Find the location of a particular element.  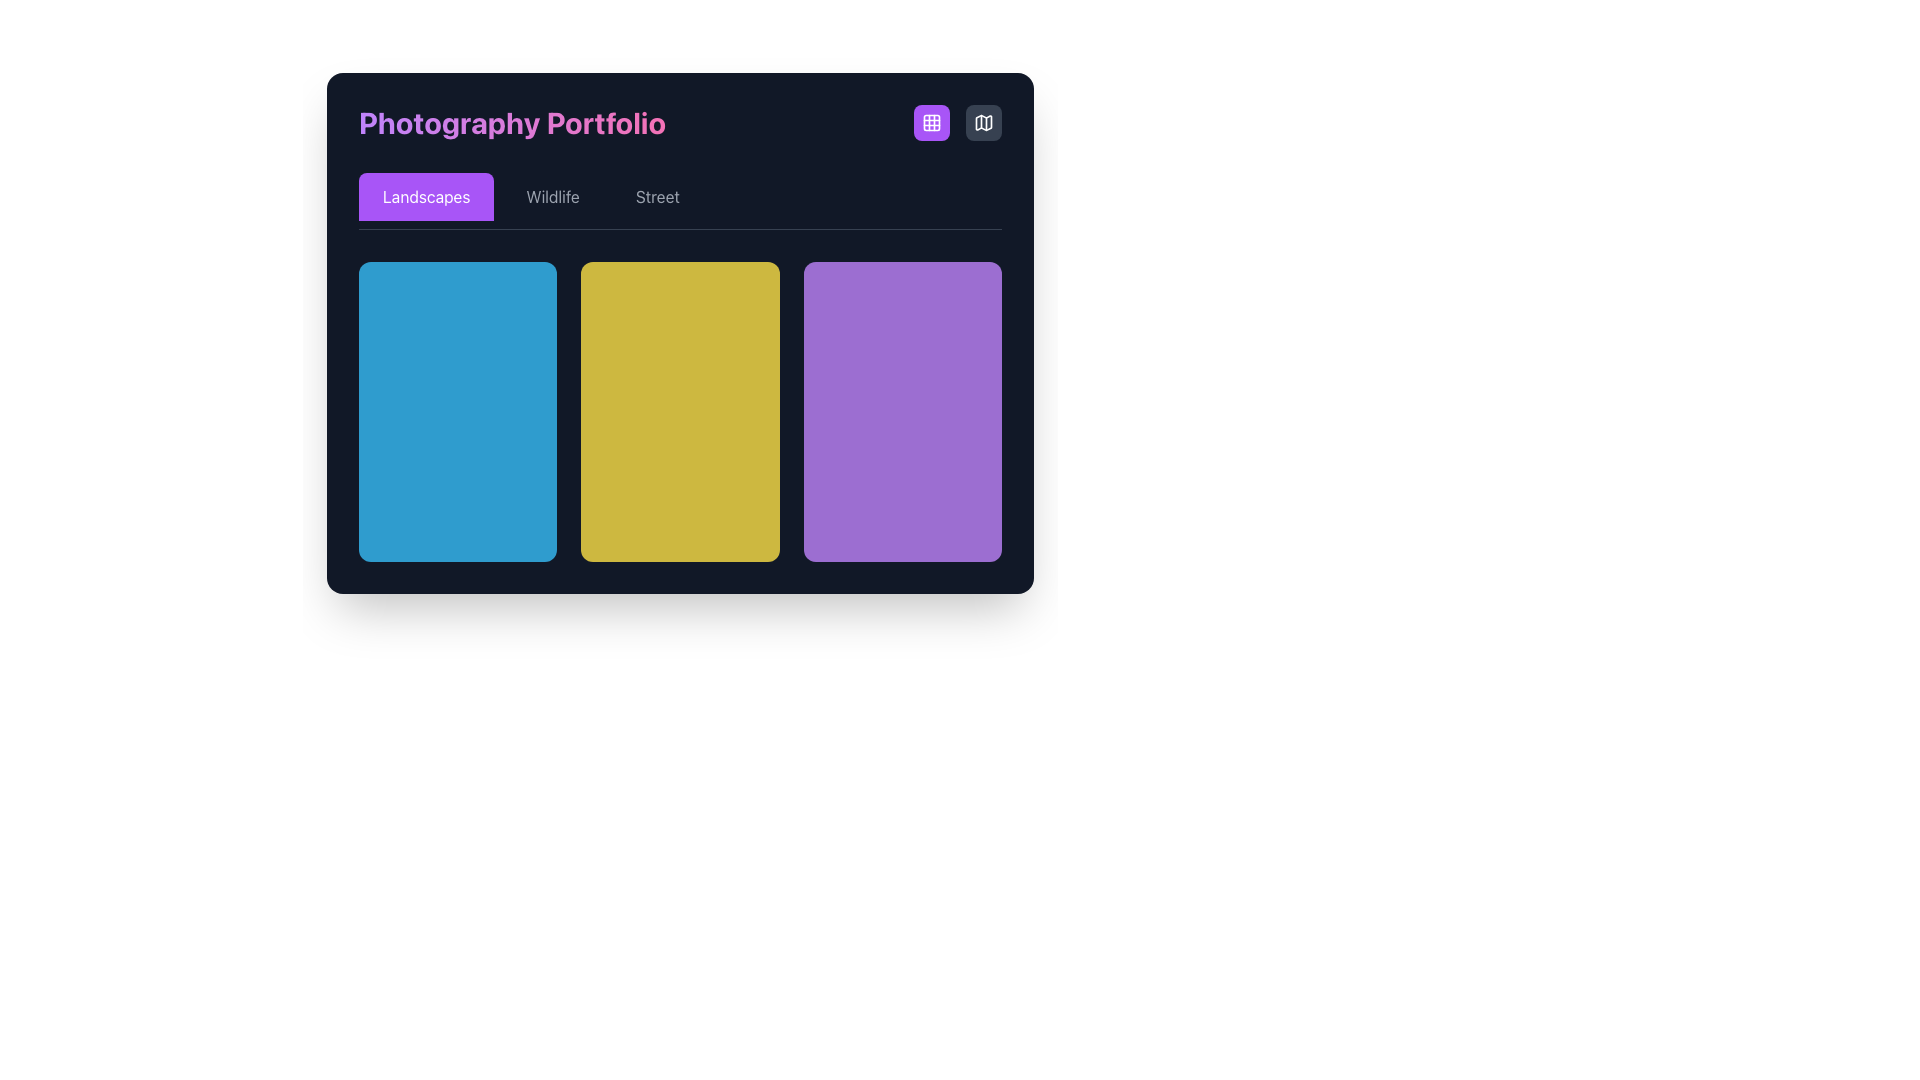

the purple button with rounded corners and a grid-like icon design at its center is located at coordinates (930, 123).